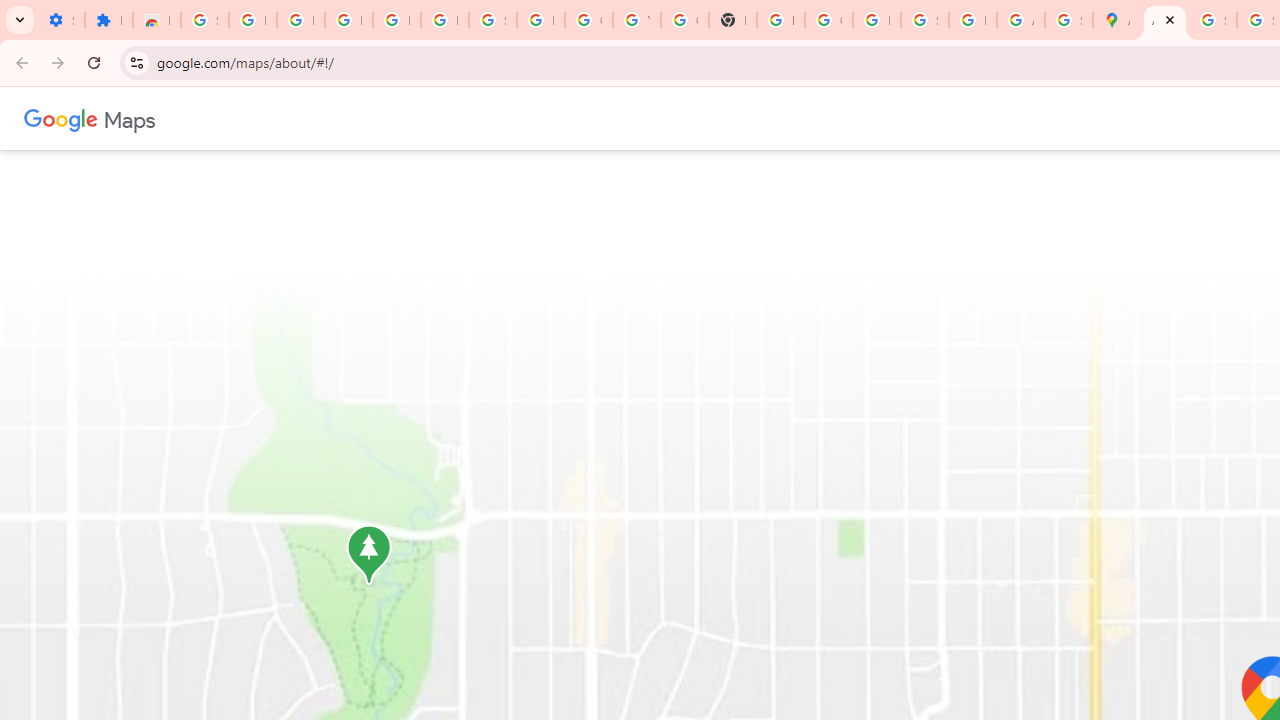  What do you see at coordinates (204, 20) in the screenshot?
I see `'Sign in - Google Accounts'` at bounding box center [204, 20].